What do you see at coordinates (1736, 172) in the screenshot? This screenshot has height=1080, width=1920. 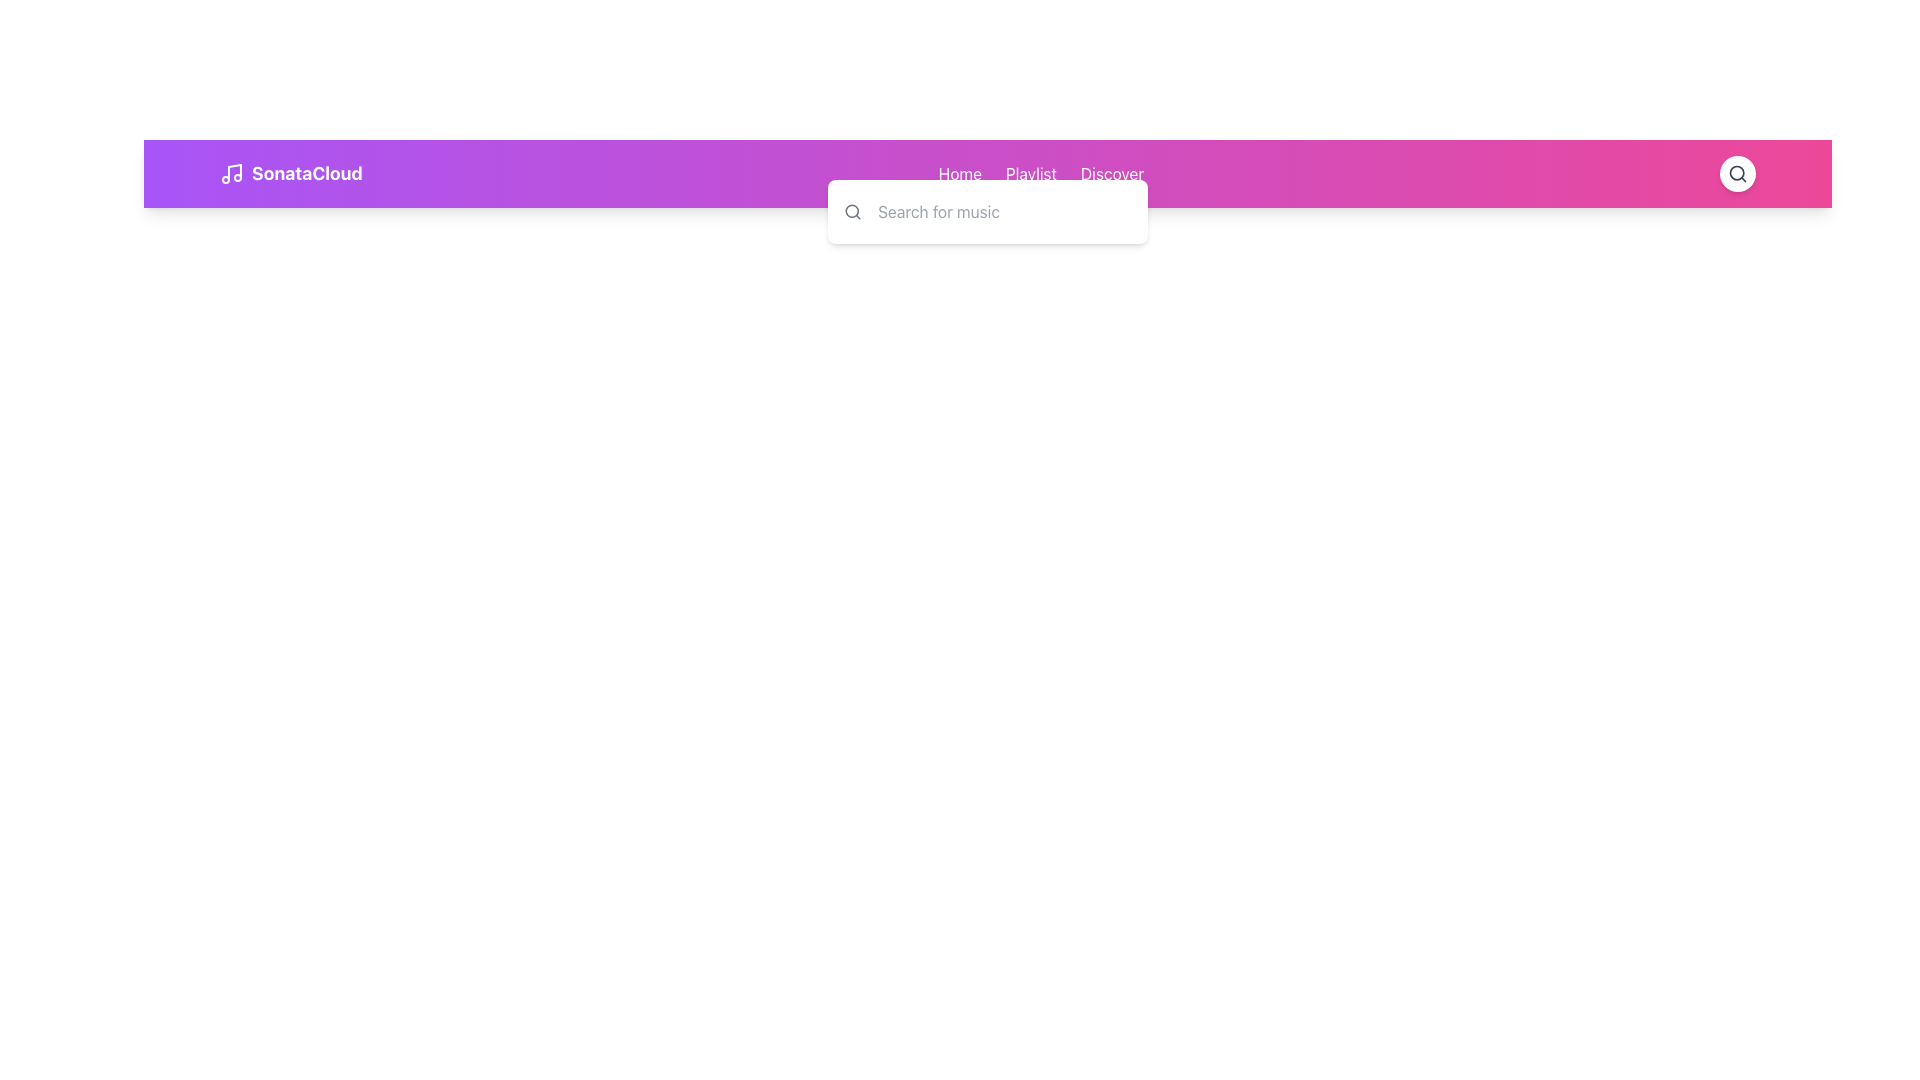 I see `the circular button with a white background and a magnifying glass icon located in the far-right section of the header bar` at bounding box center [1736, 172].